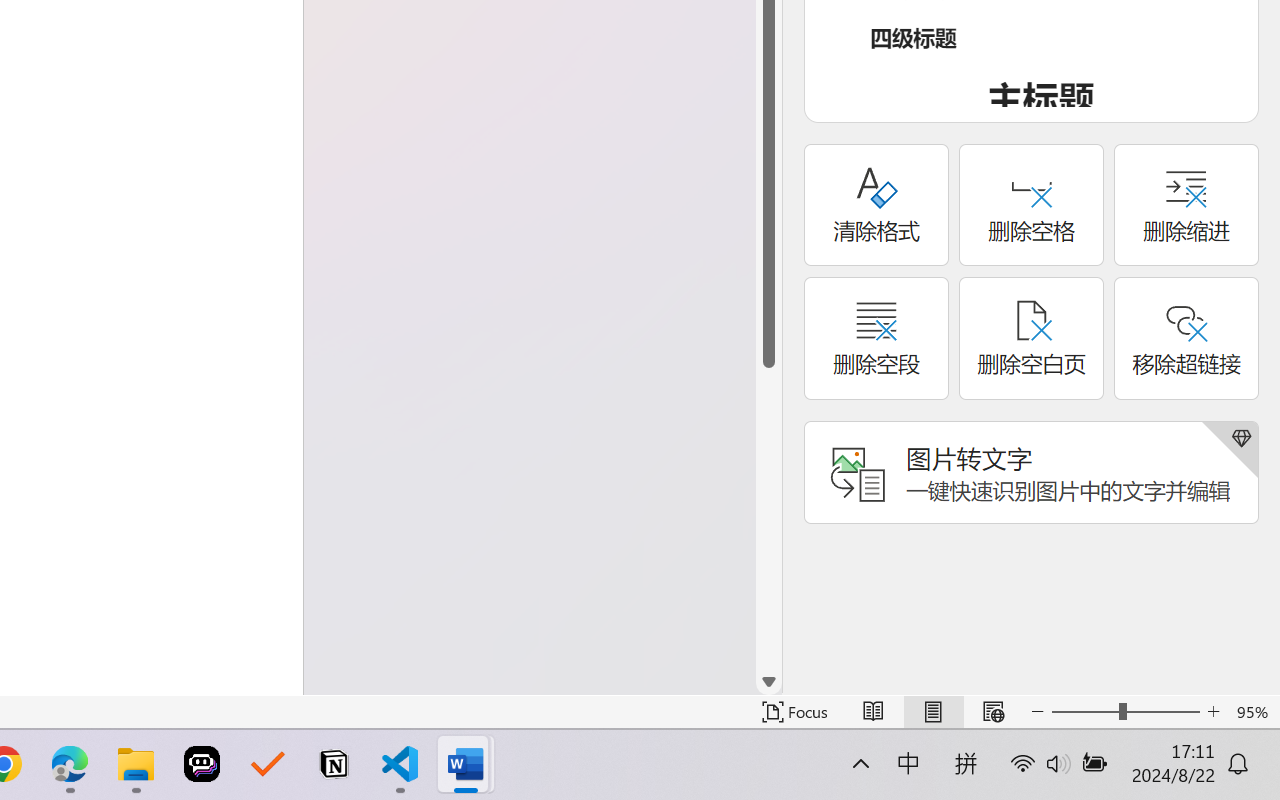  I want to click on 'Line down', so click(768, 682).